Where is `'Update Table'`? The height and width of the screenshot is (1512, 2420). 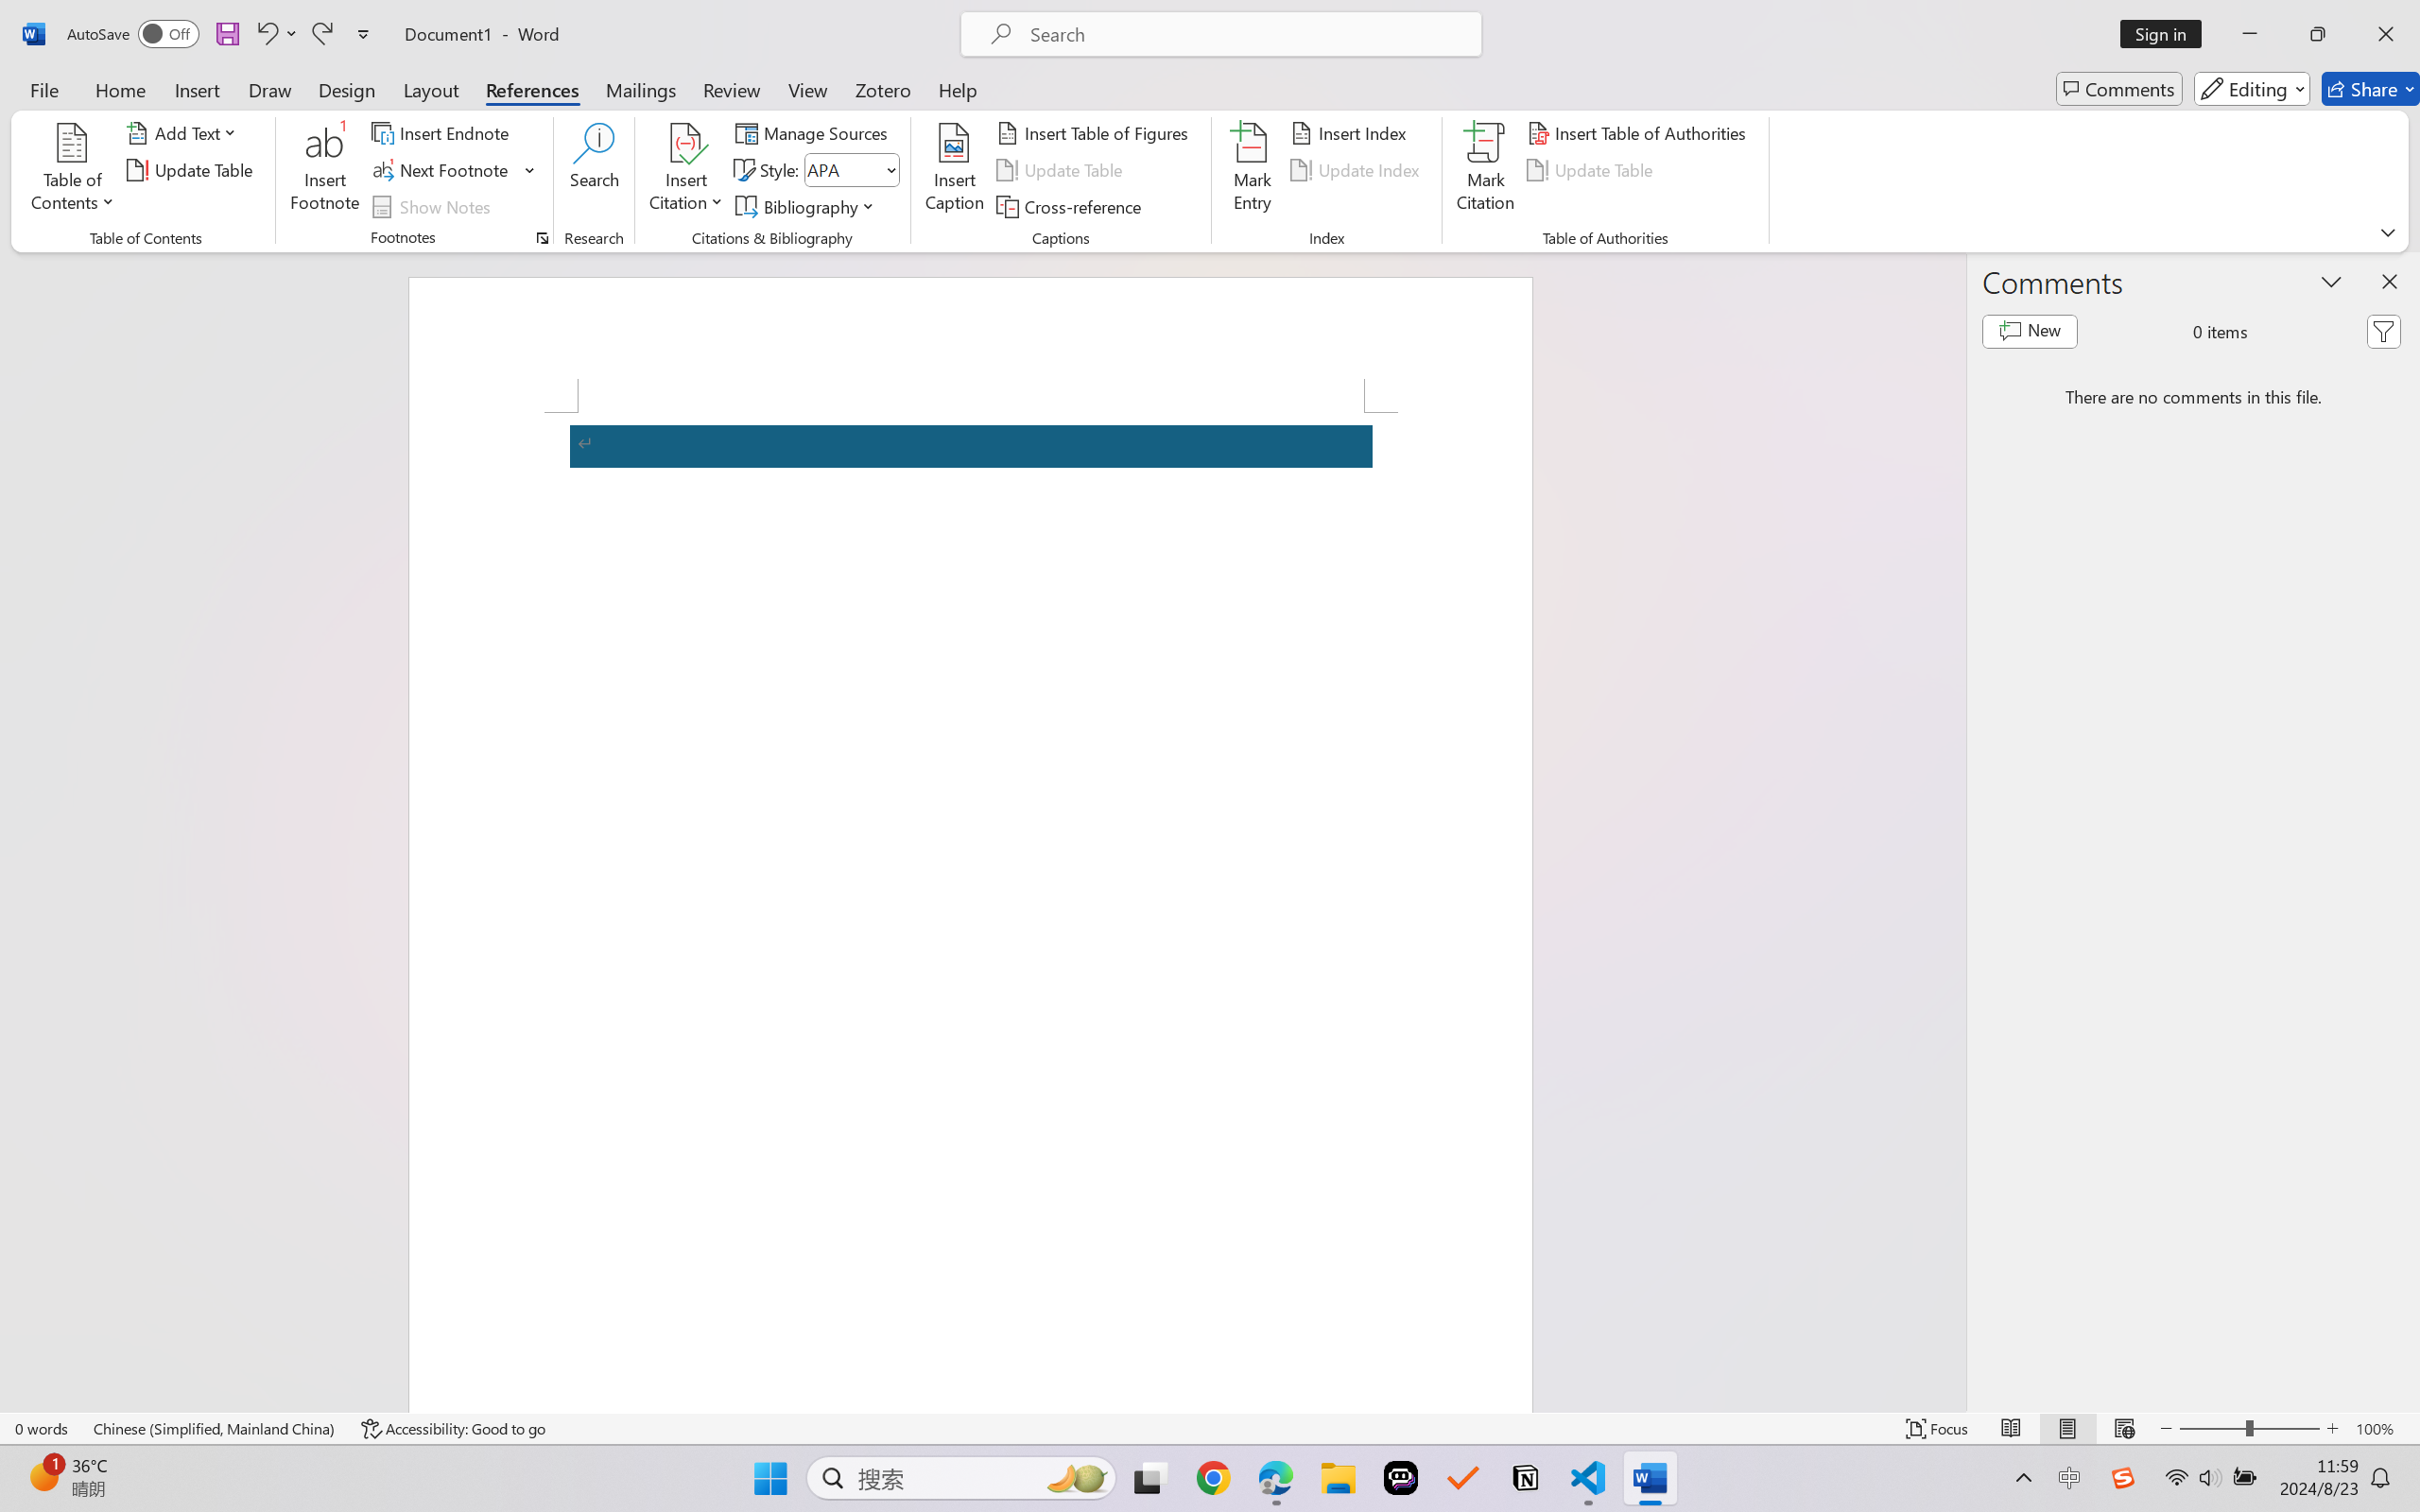 'Update Table' is located at coordinates (1592, 170).